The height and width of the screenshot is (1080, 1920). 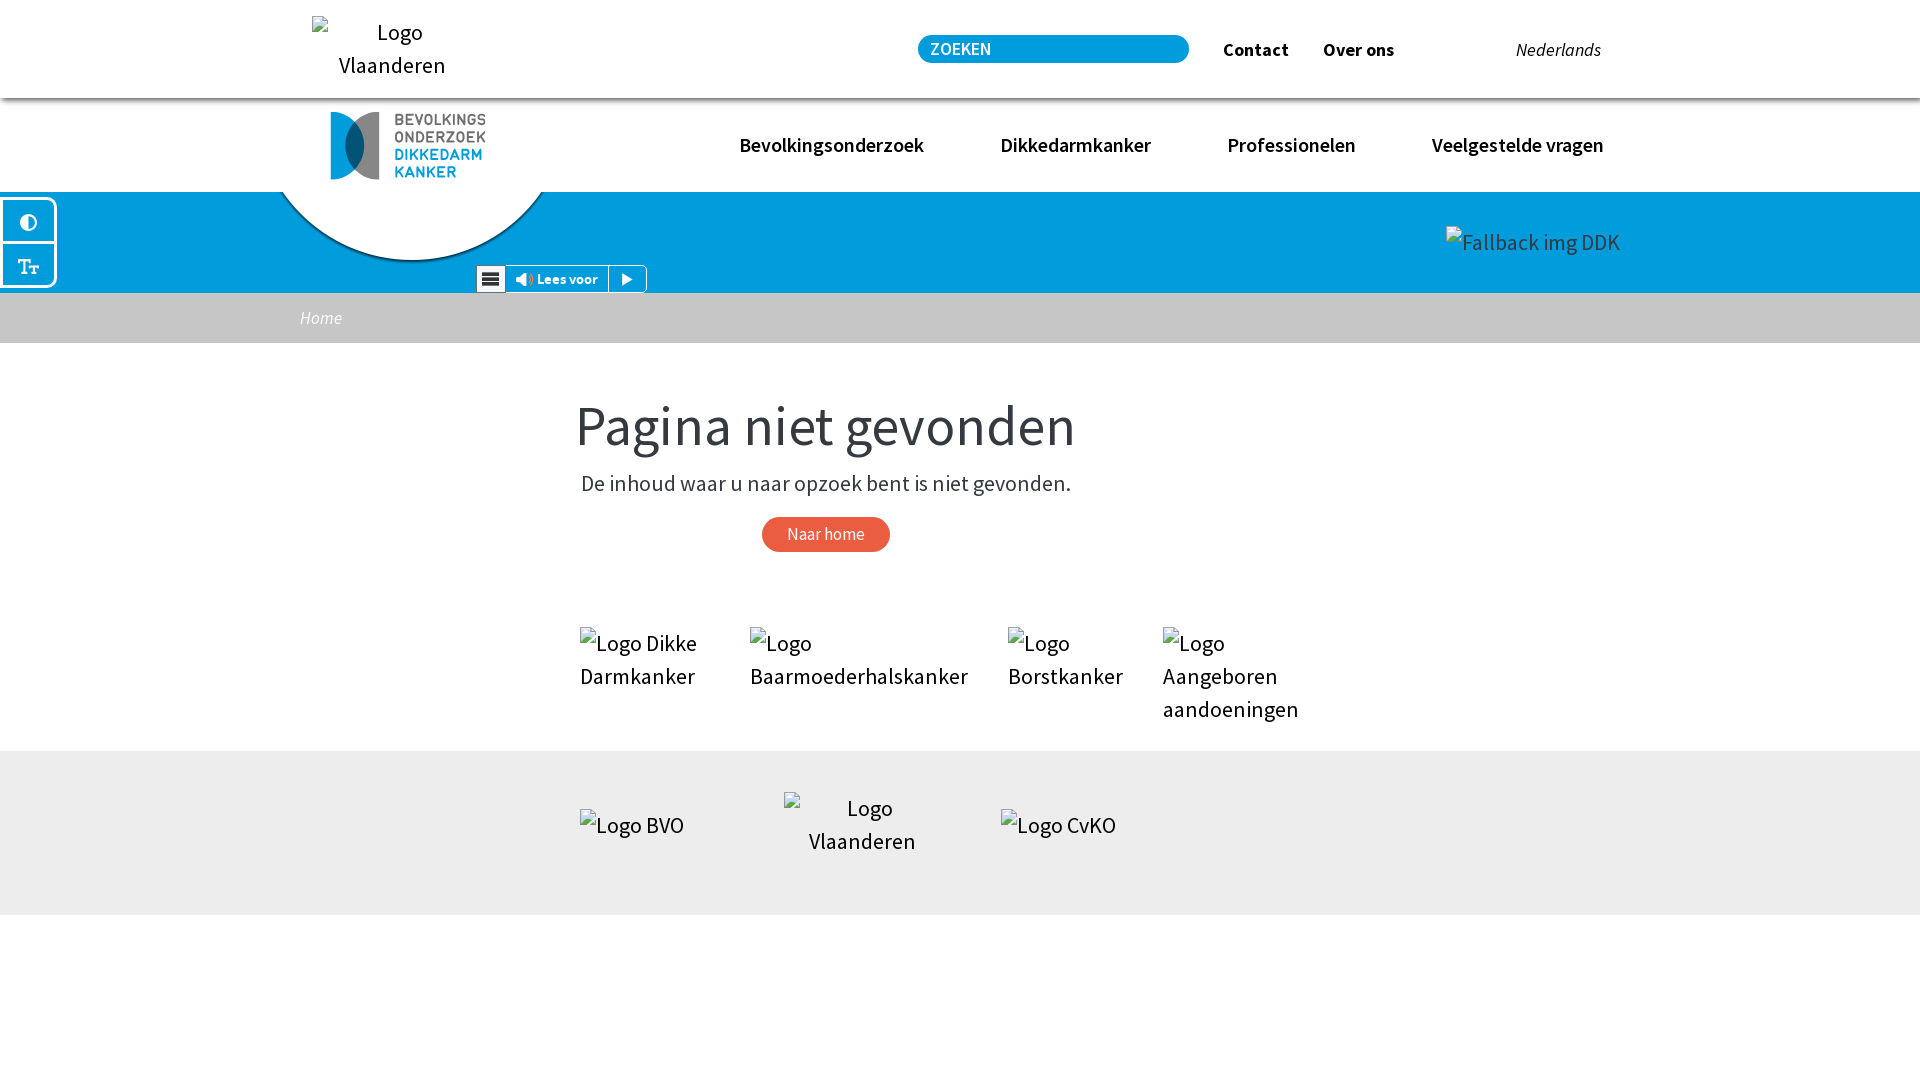 What do you see at coordinates (1557, 48) in the screenshot?
I see `'Nederlands'` at bounding box center [1557, 48].